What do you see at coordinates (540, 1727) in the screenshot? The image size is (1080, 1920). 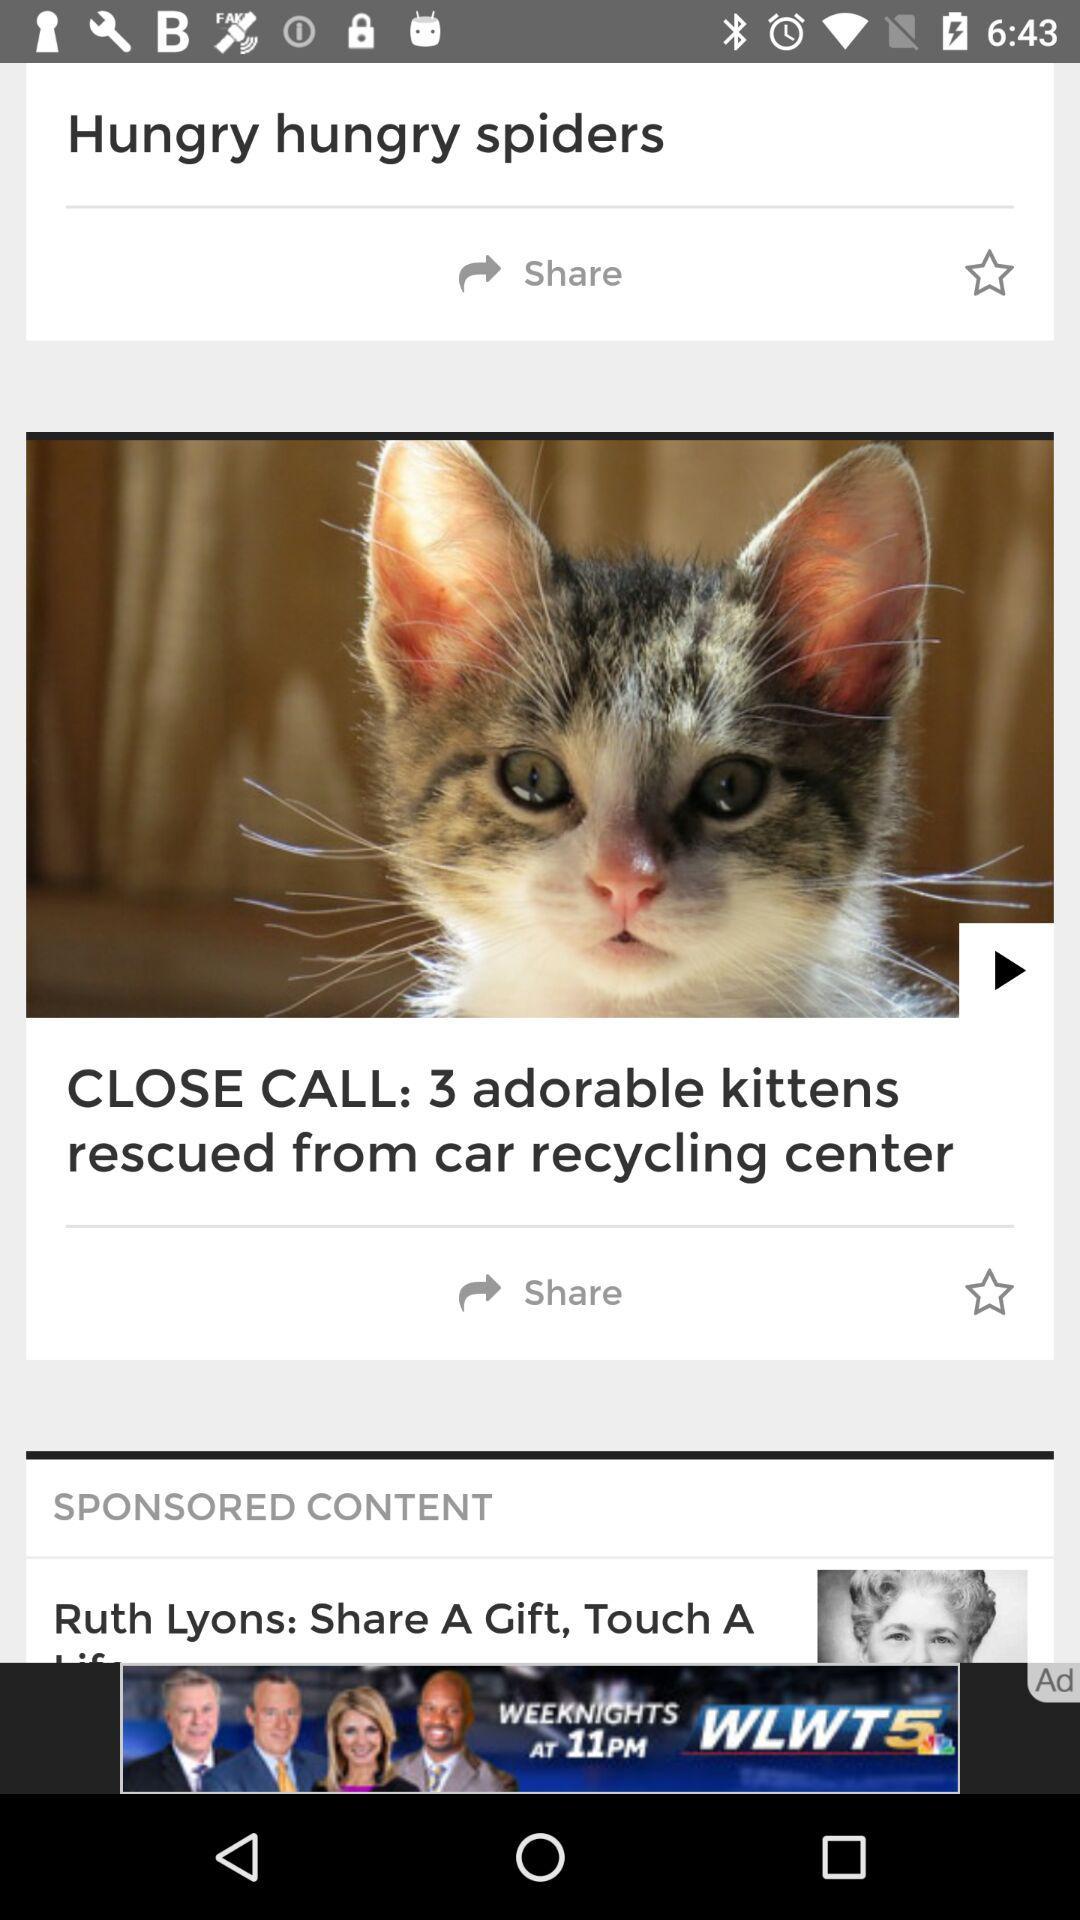 I see `share the article` at bounding box center [540, 1727].